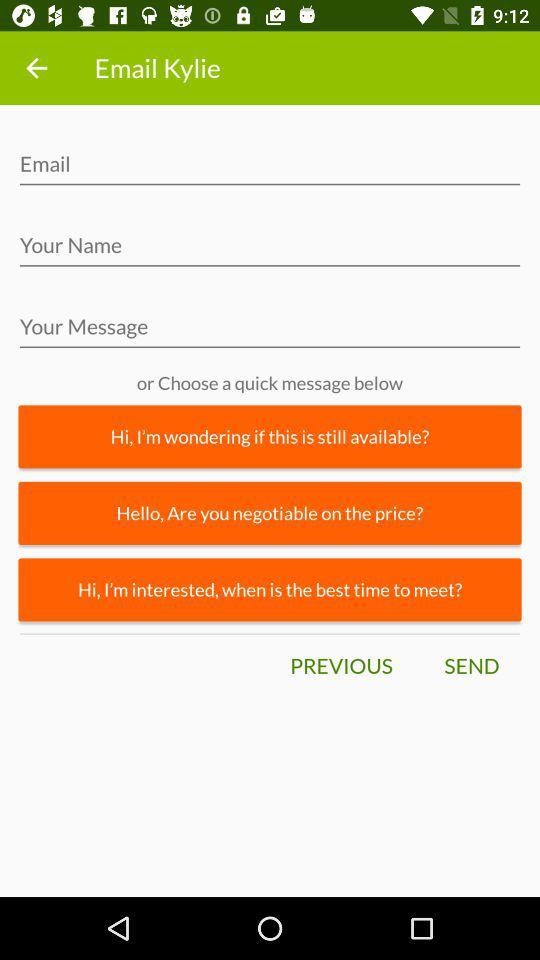 The image size is (540, 960). Describe the element at coordinates (36, 68) in the screenshot. I see `the item next to the email kylie` at that location.